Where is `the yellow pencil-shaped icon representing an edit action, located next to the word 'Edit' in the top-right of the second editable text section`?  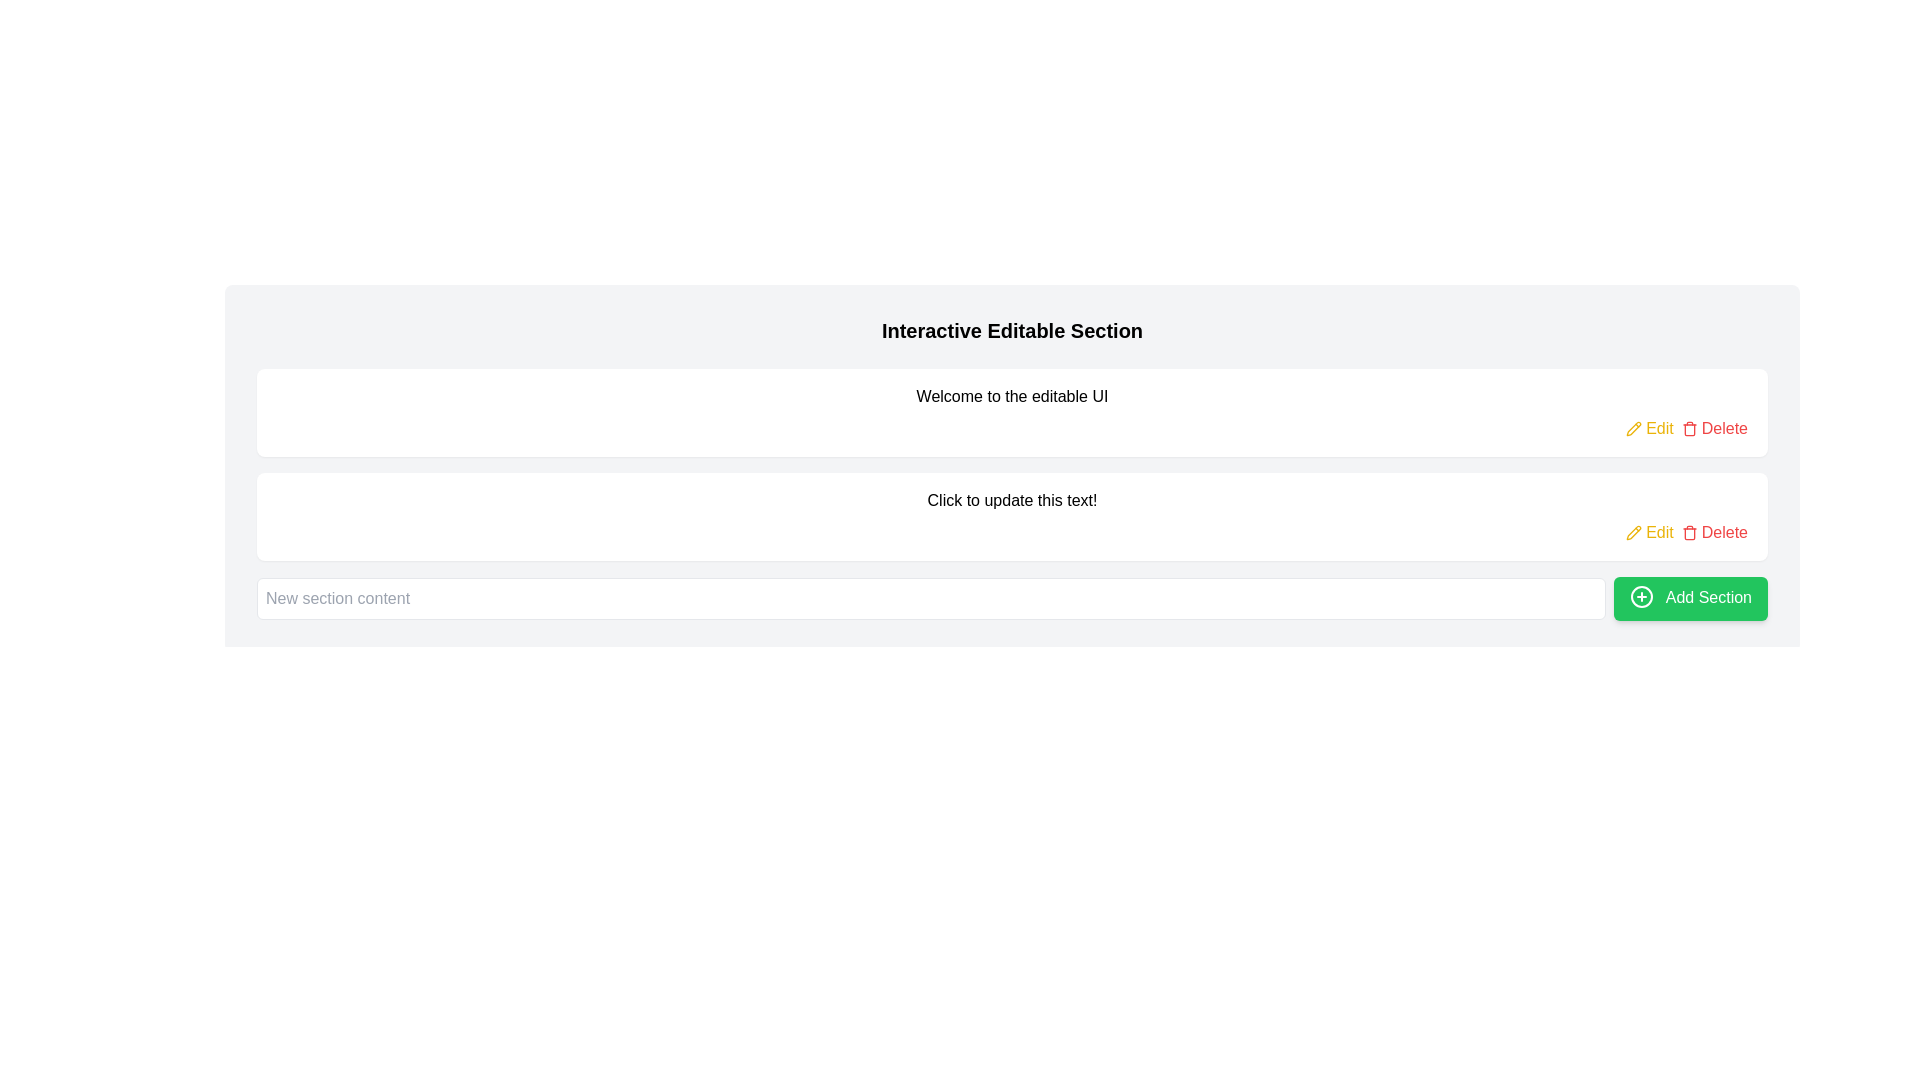
the yellow pencil-shaped icon representing an edit action, located next to the word 'Edit' in the top-right of the second editable text section is located at coordinates (1634, 531).